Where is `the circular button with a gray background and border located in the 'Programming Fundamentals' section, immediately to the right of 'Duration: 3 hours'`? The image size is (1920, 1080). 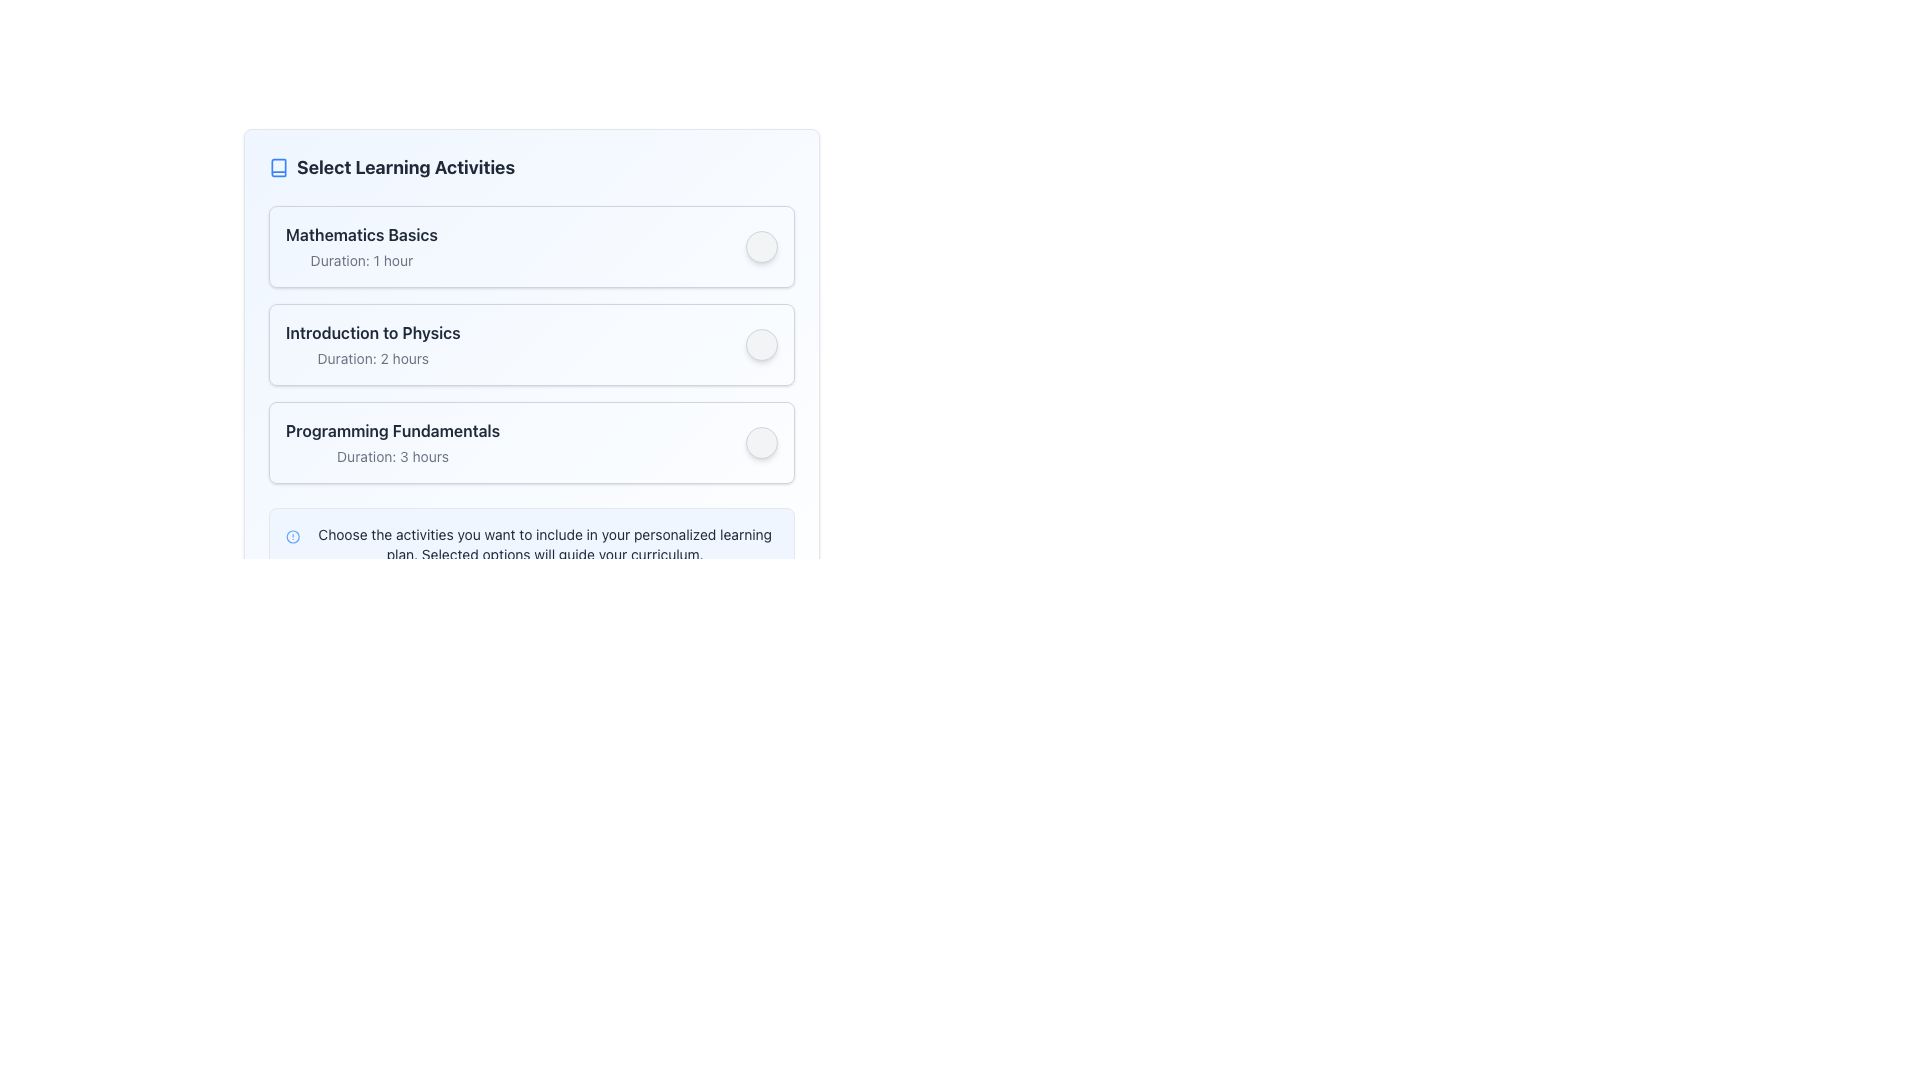 the circular button with a gray background and border located in the 'Programming Fundamentals' section, immediately to the right of 'Duration: 3 hours' is located at coordinates (761, 442).